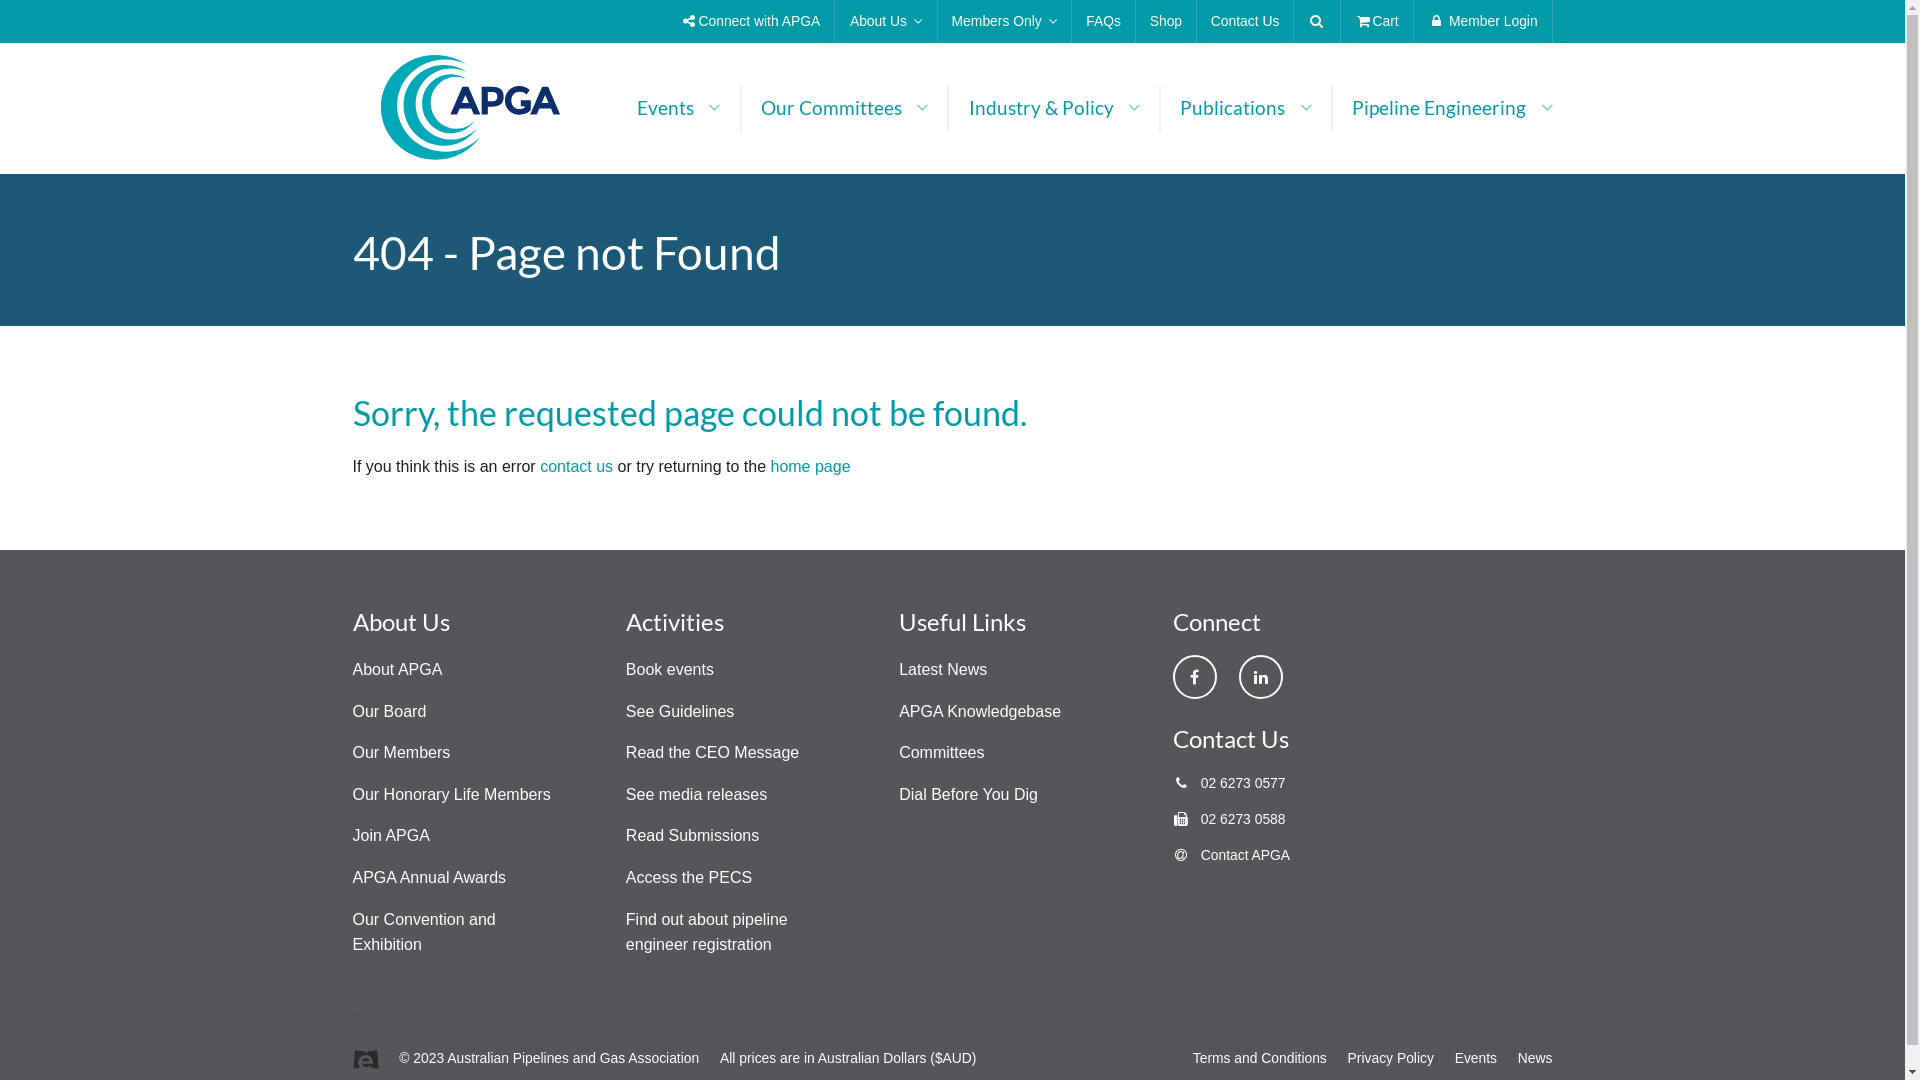 The image size is (1920, 1080). I want to click on 'Pipeline Engineering', so click(1333, 108).